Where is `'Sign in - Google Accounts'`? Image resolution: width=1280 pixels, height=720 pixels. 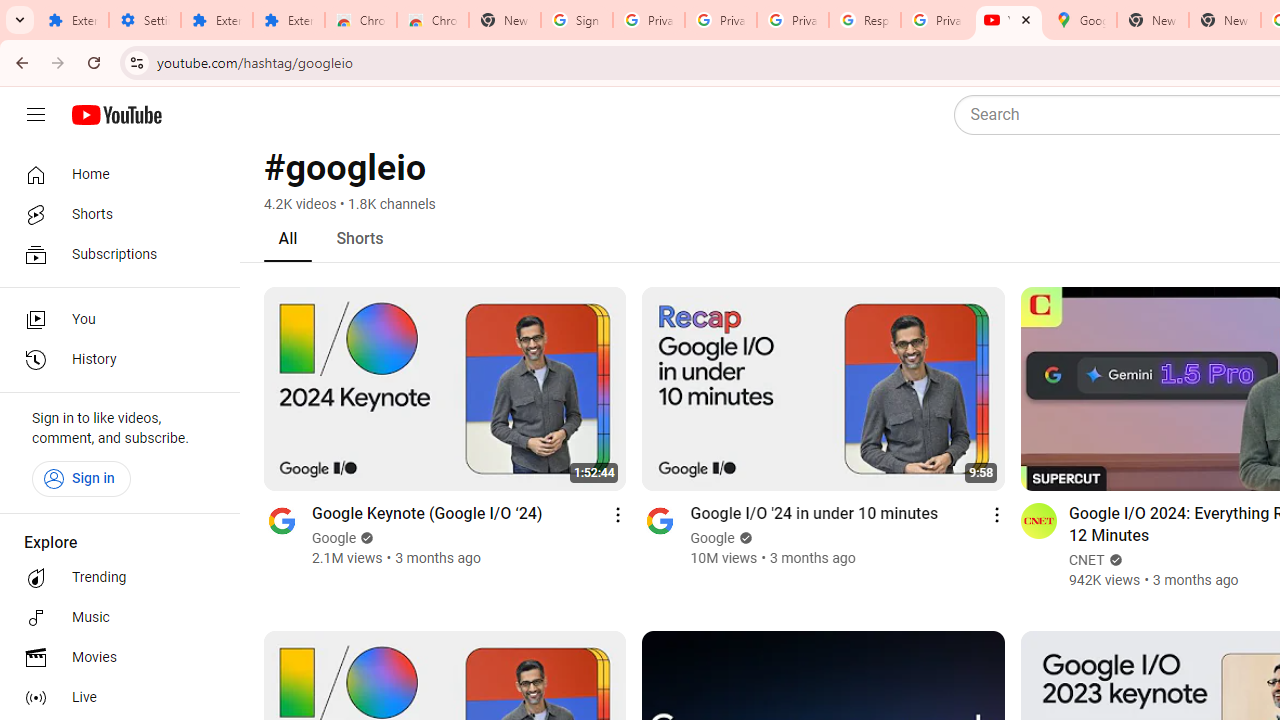
'Sign in - Google Accounts' is located at coordinates (576, 20).